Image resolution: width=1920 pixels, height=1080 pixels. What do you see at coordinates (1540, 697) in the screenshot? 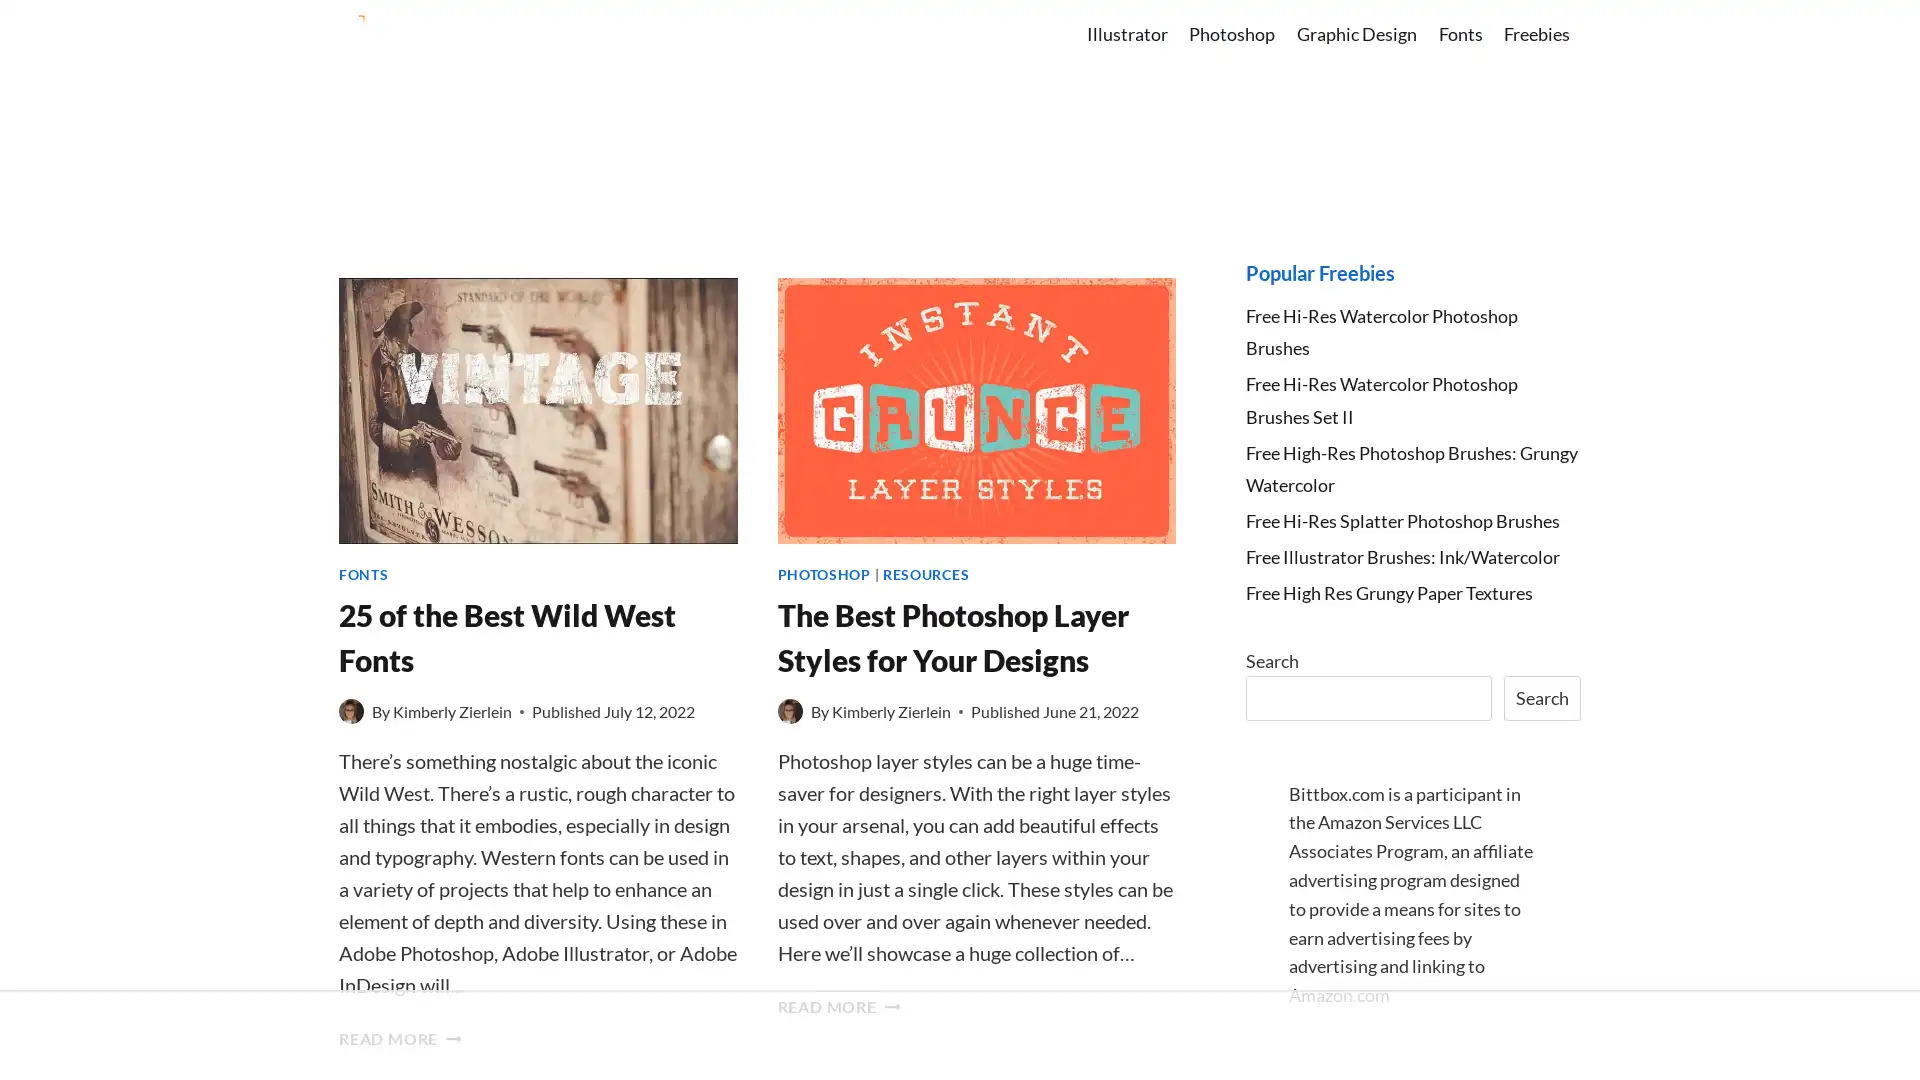
I see `Search` at bounding box center [1540, 697].